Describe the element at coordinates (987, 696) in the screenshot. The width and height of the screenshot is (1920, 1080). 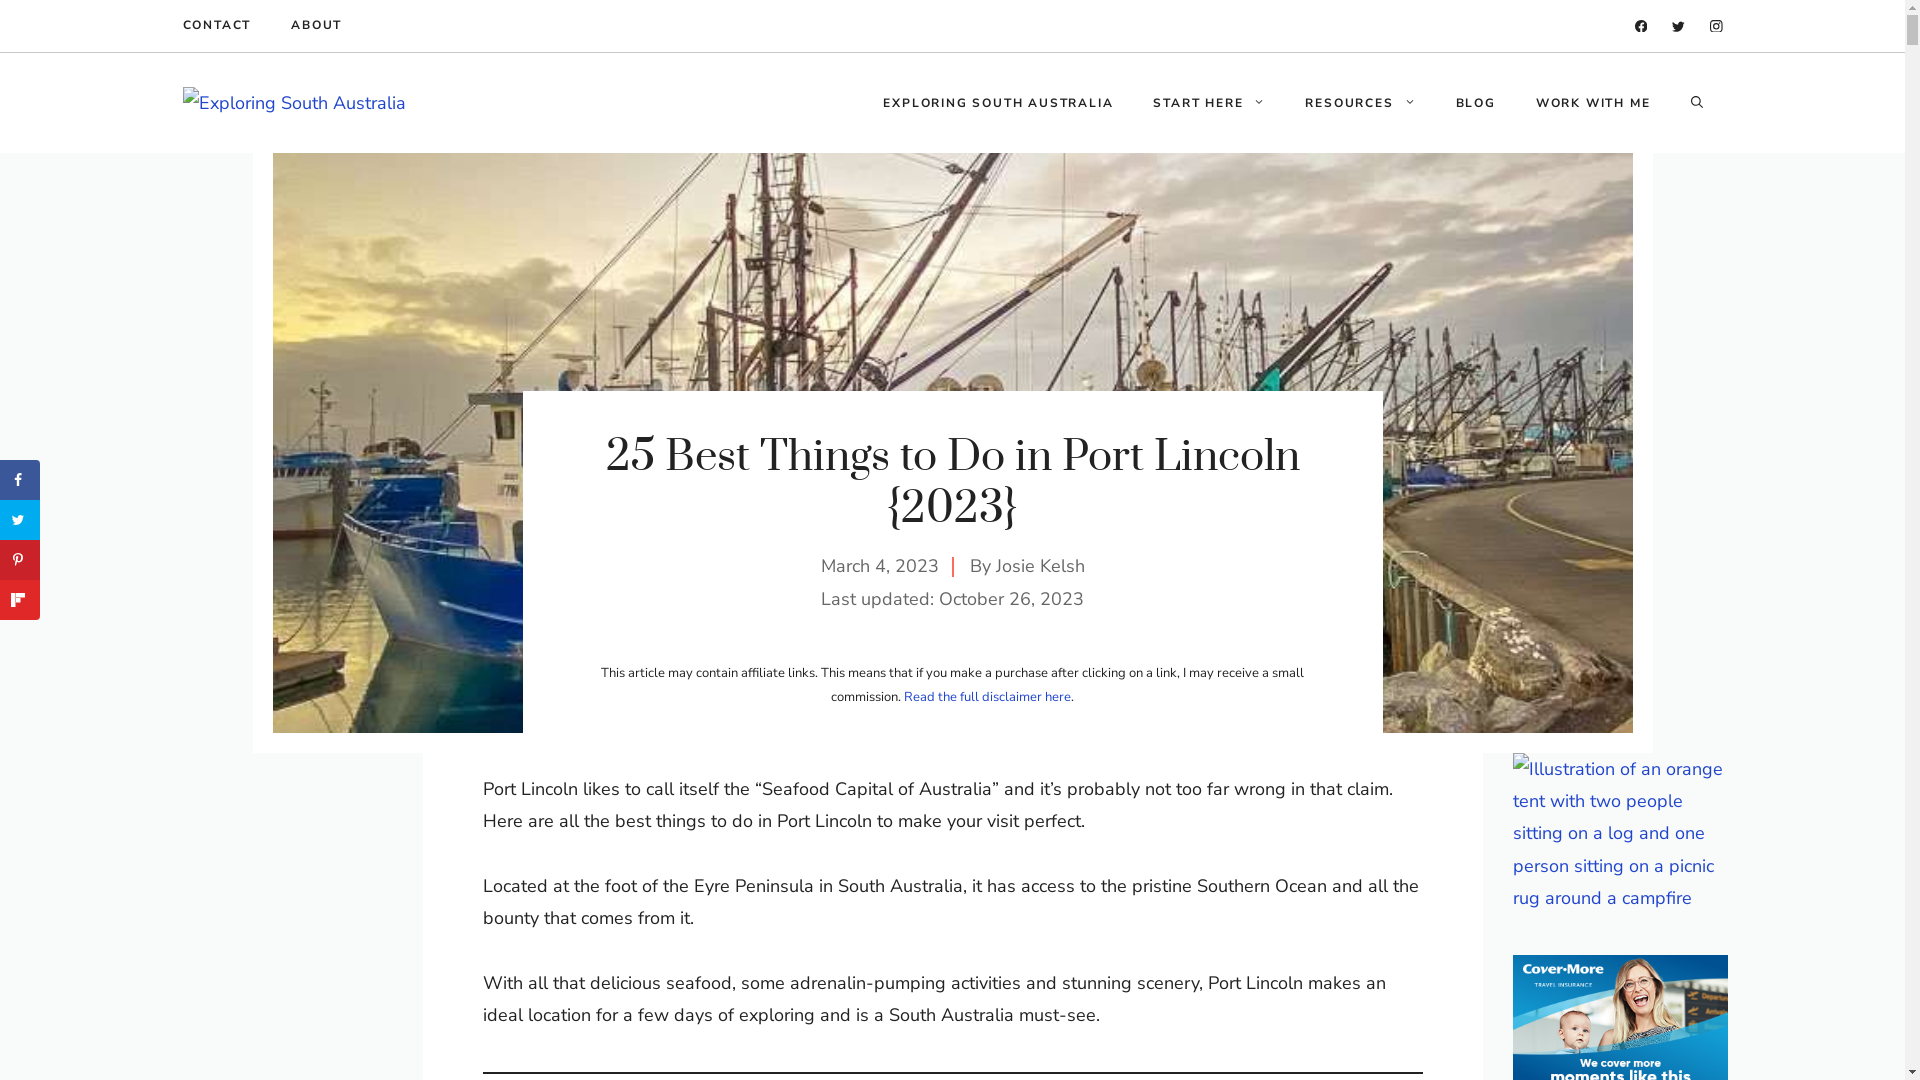
I see `'Read the full disclaimer here'` at that location.